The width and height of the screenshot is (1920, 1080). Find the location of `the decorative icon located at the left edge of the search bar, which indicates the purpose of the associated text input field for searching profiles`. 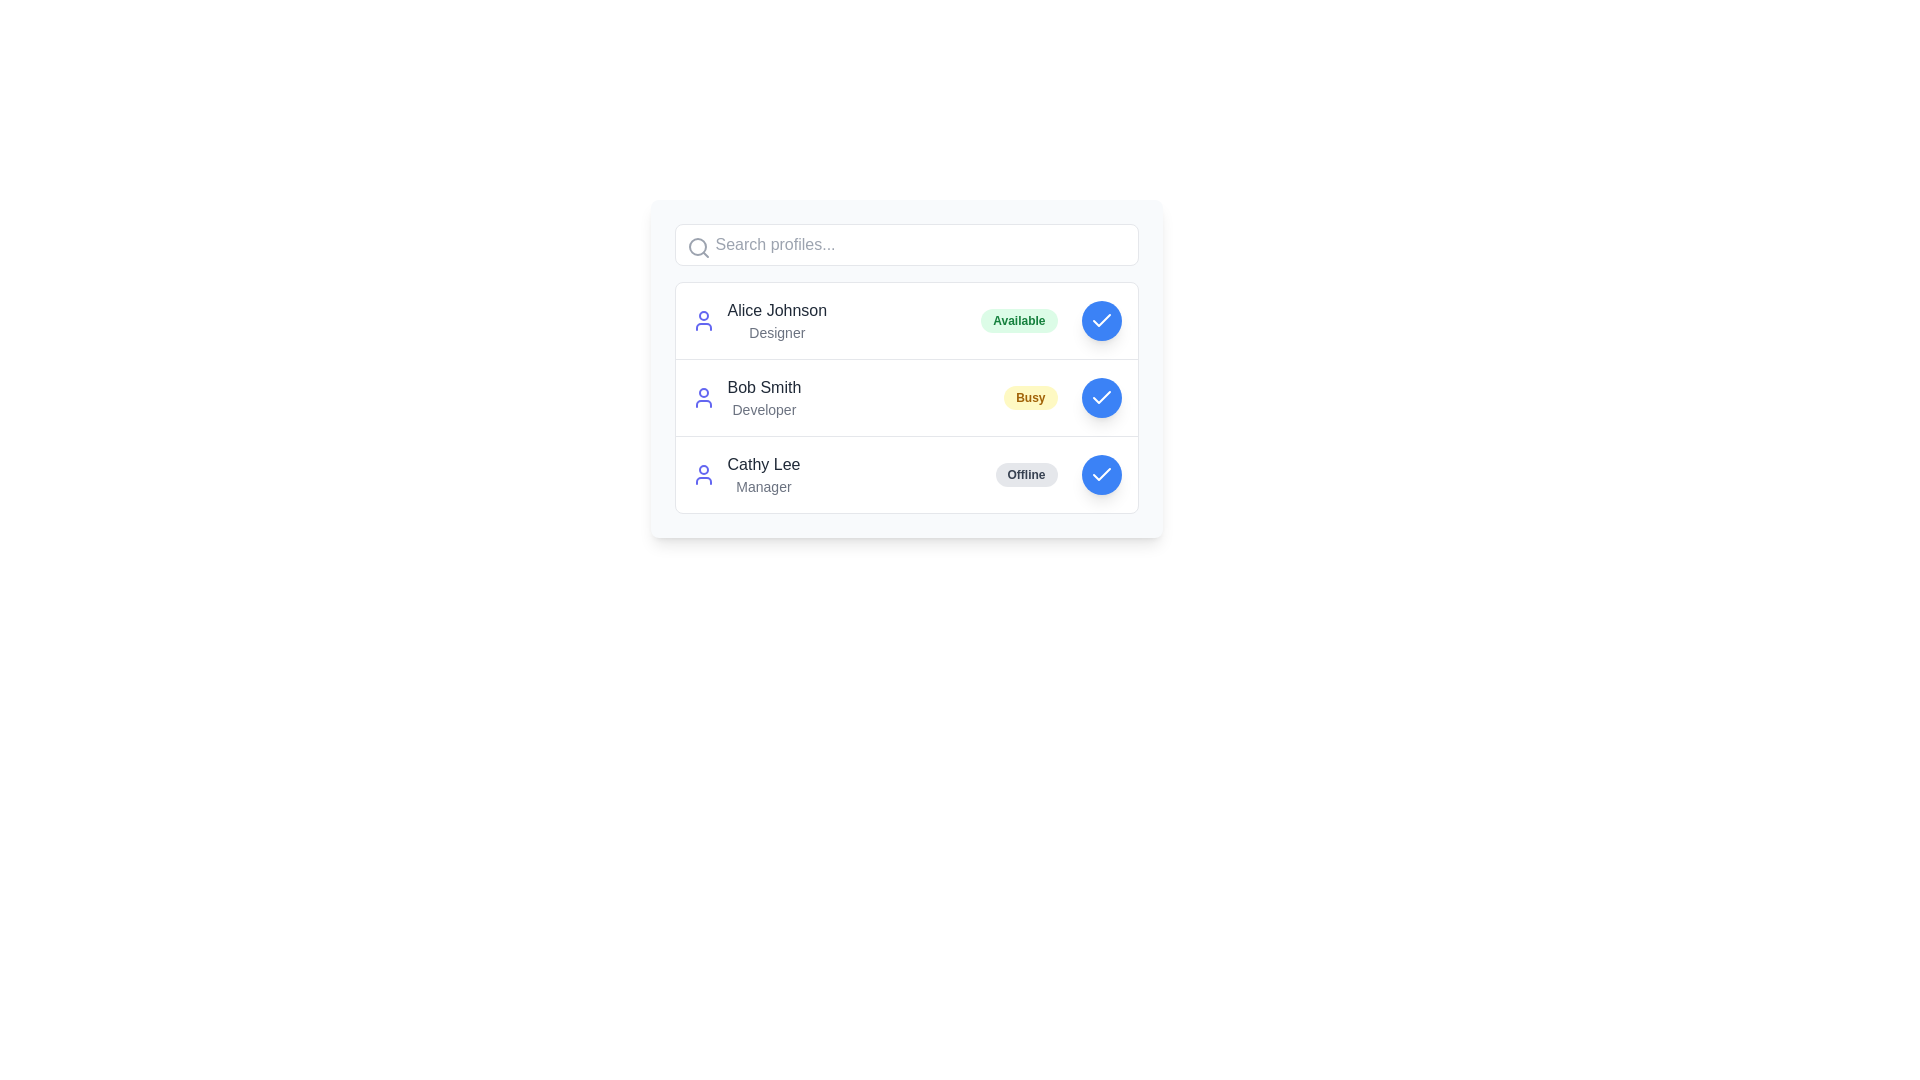

the decorative icon located at the left edge of the search bar, which indicates the purpose of the associated text input field for searching profiles is located at coordinates (698, 246).